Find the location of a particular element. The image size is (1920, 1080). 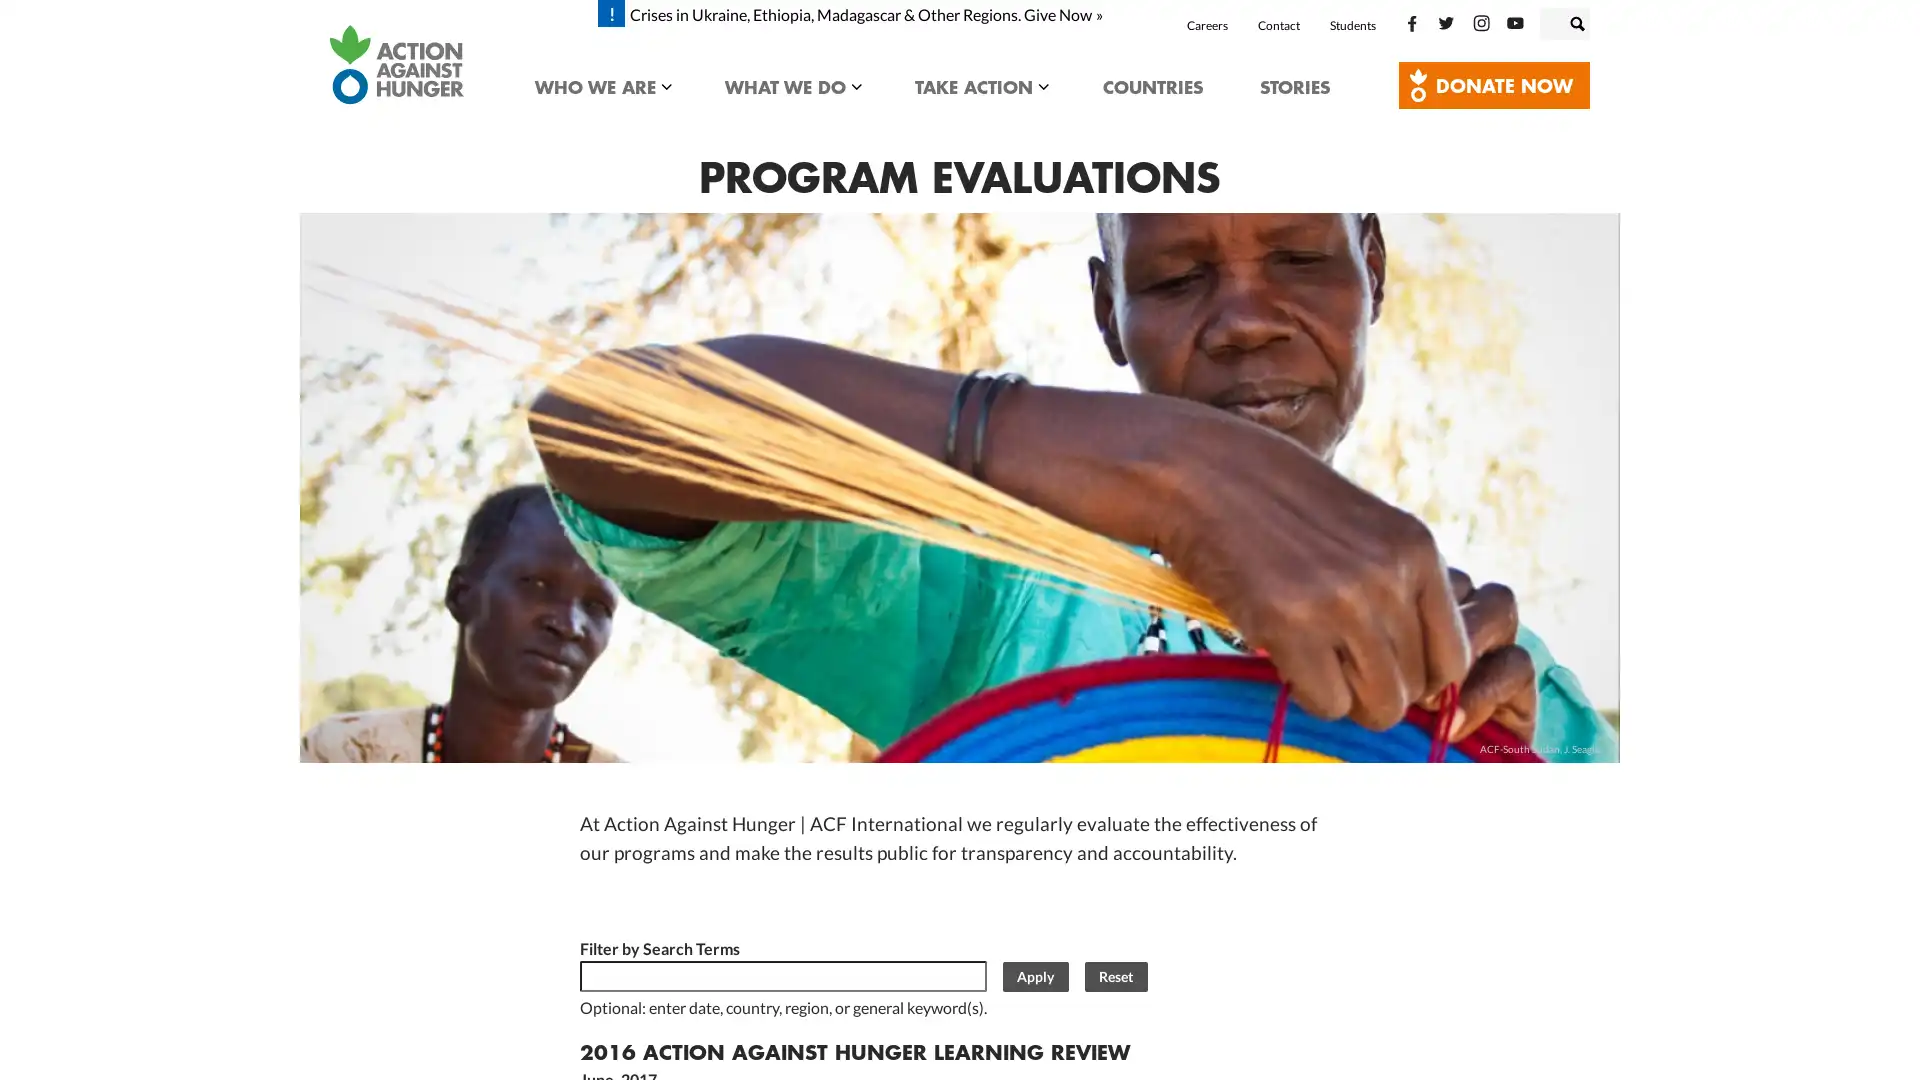

Click Me is located at coordinates (1494, 84).